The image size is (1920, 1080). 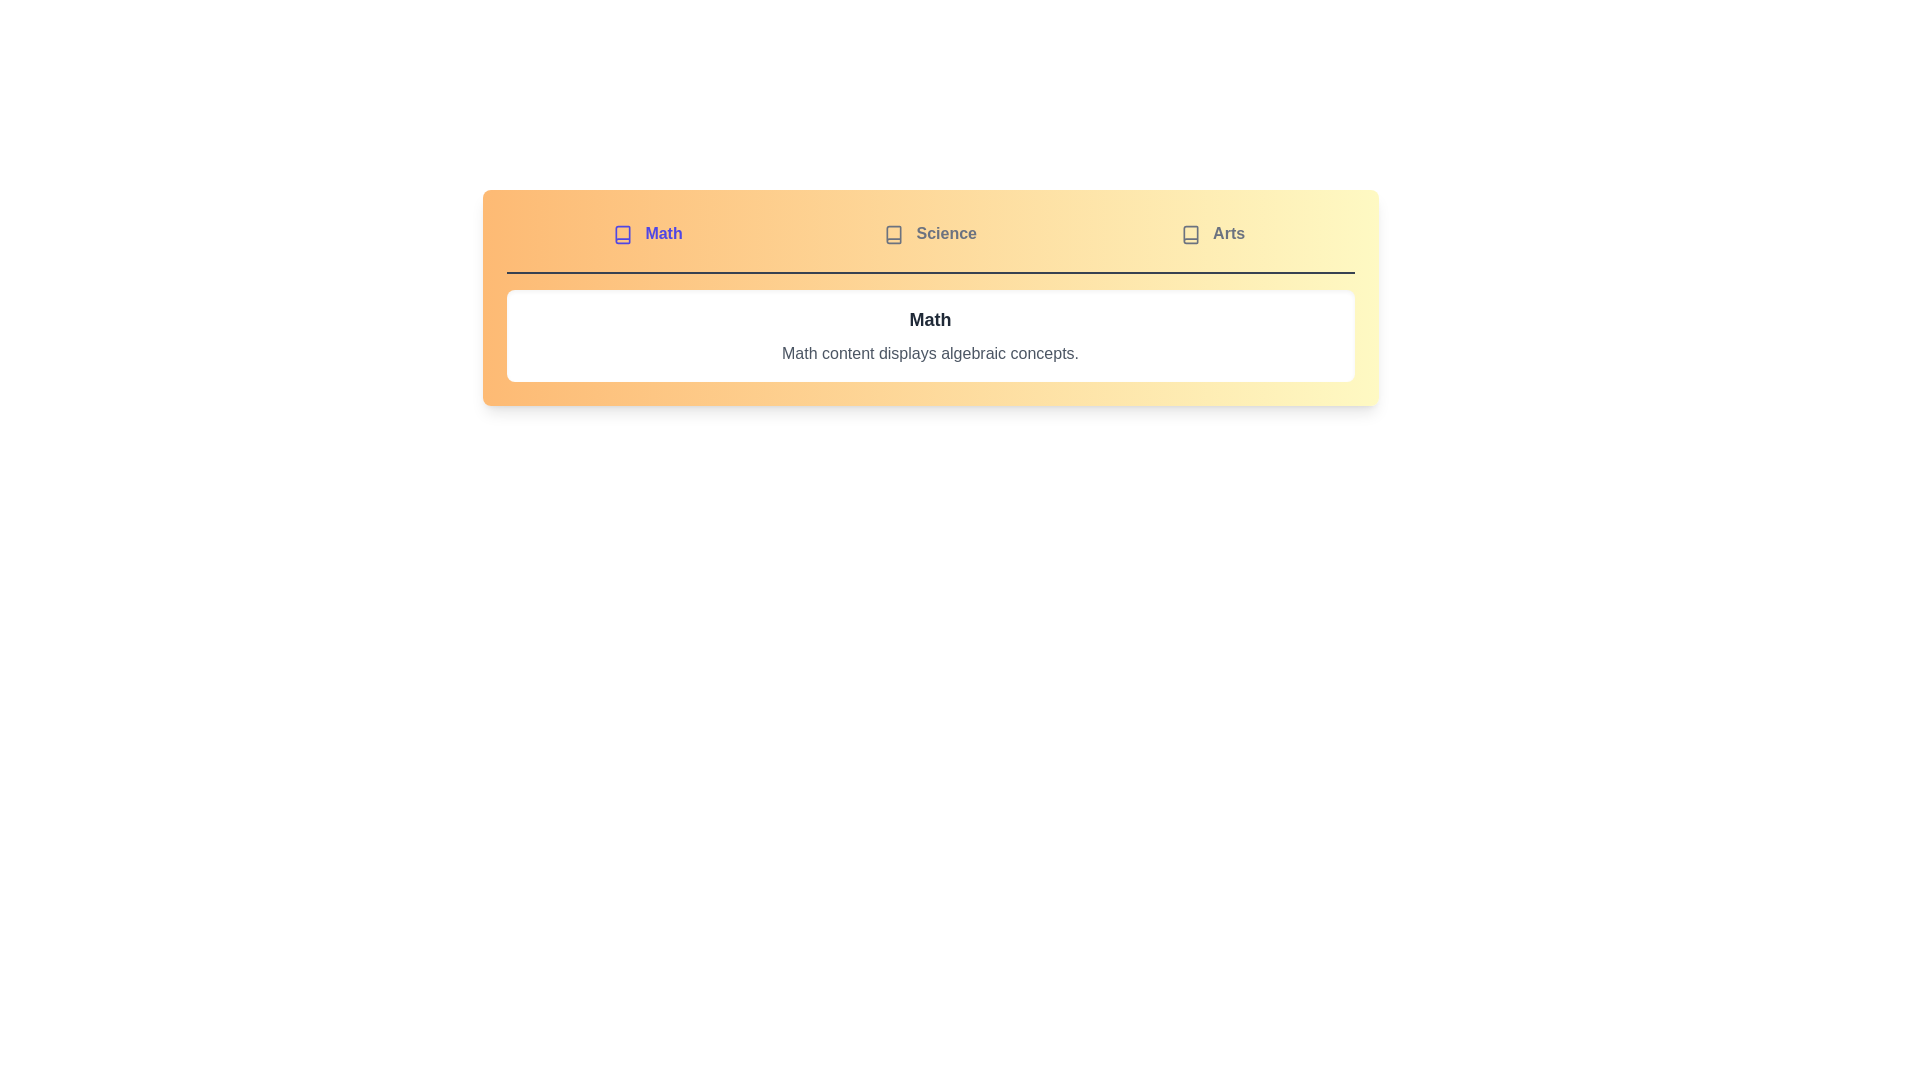 I want to click on the Math tab to switch to its content, so click(x=647, y=234).